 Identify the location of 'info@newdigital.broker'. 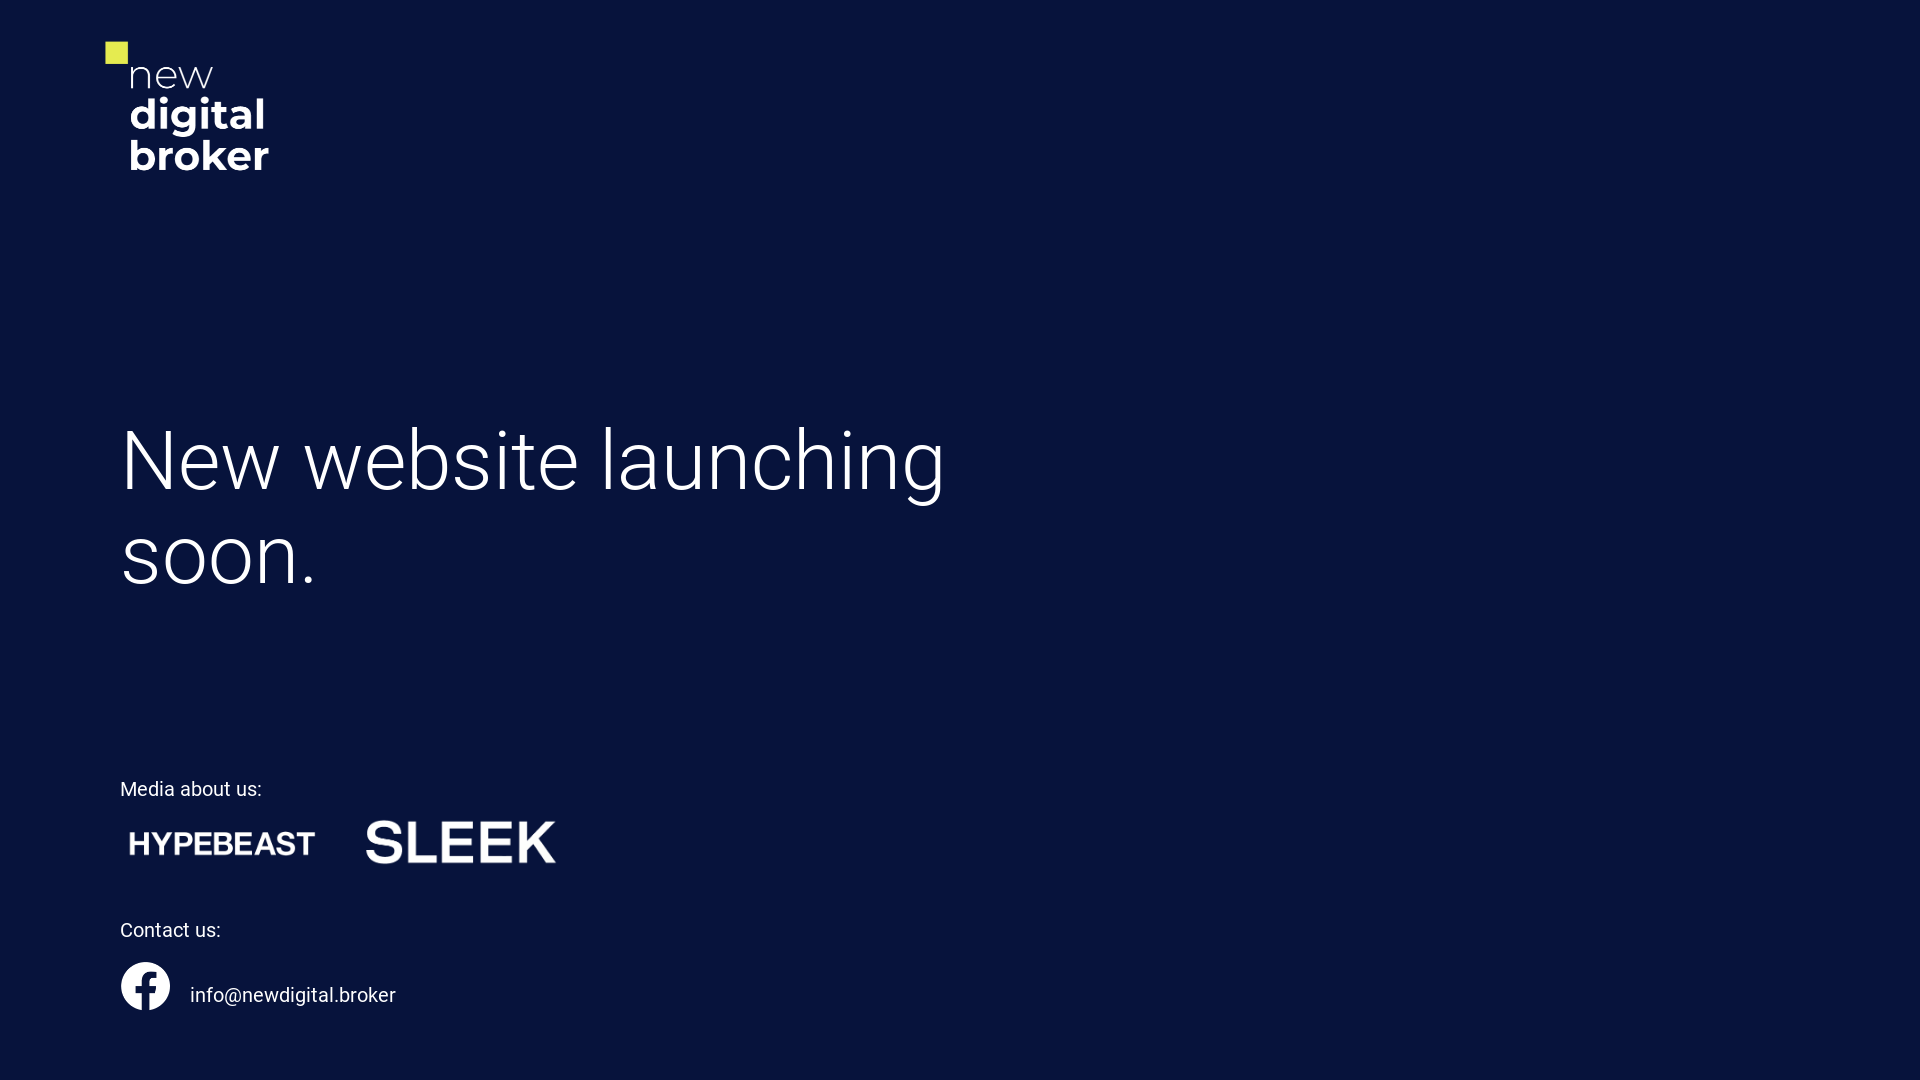
(190, 995).